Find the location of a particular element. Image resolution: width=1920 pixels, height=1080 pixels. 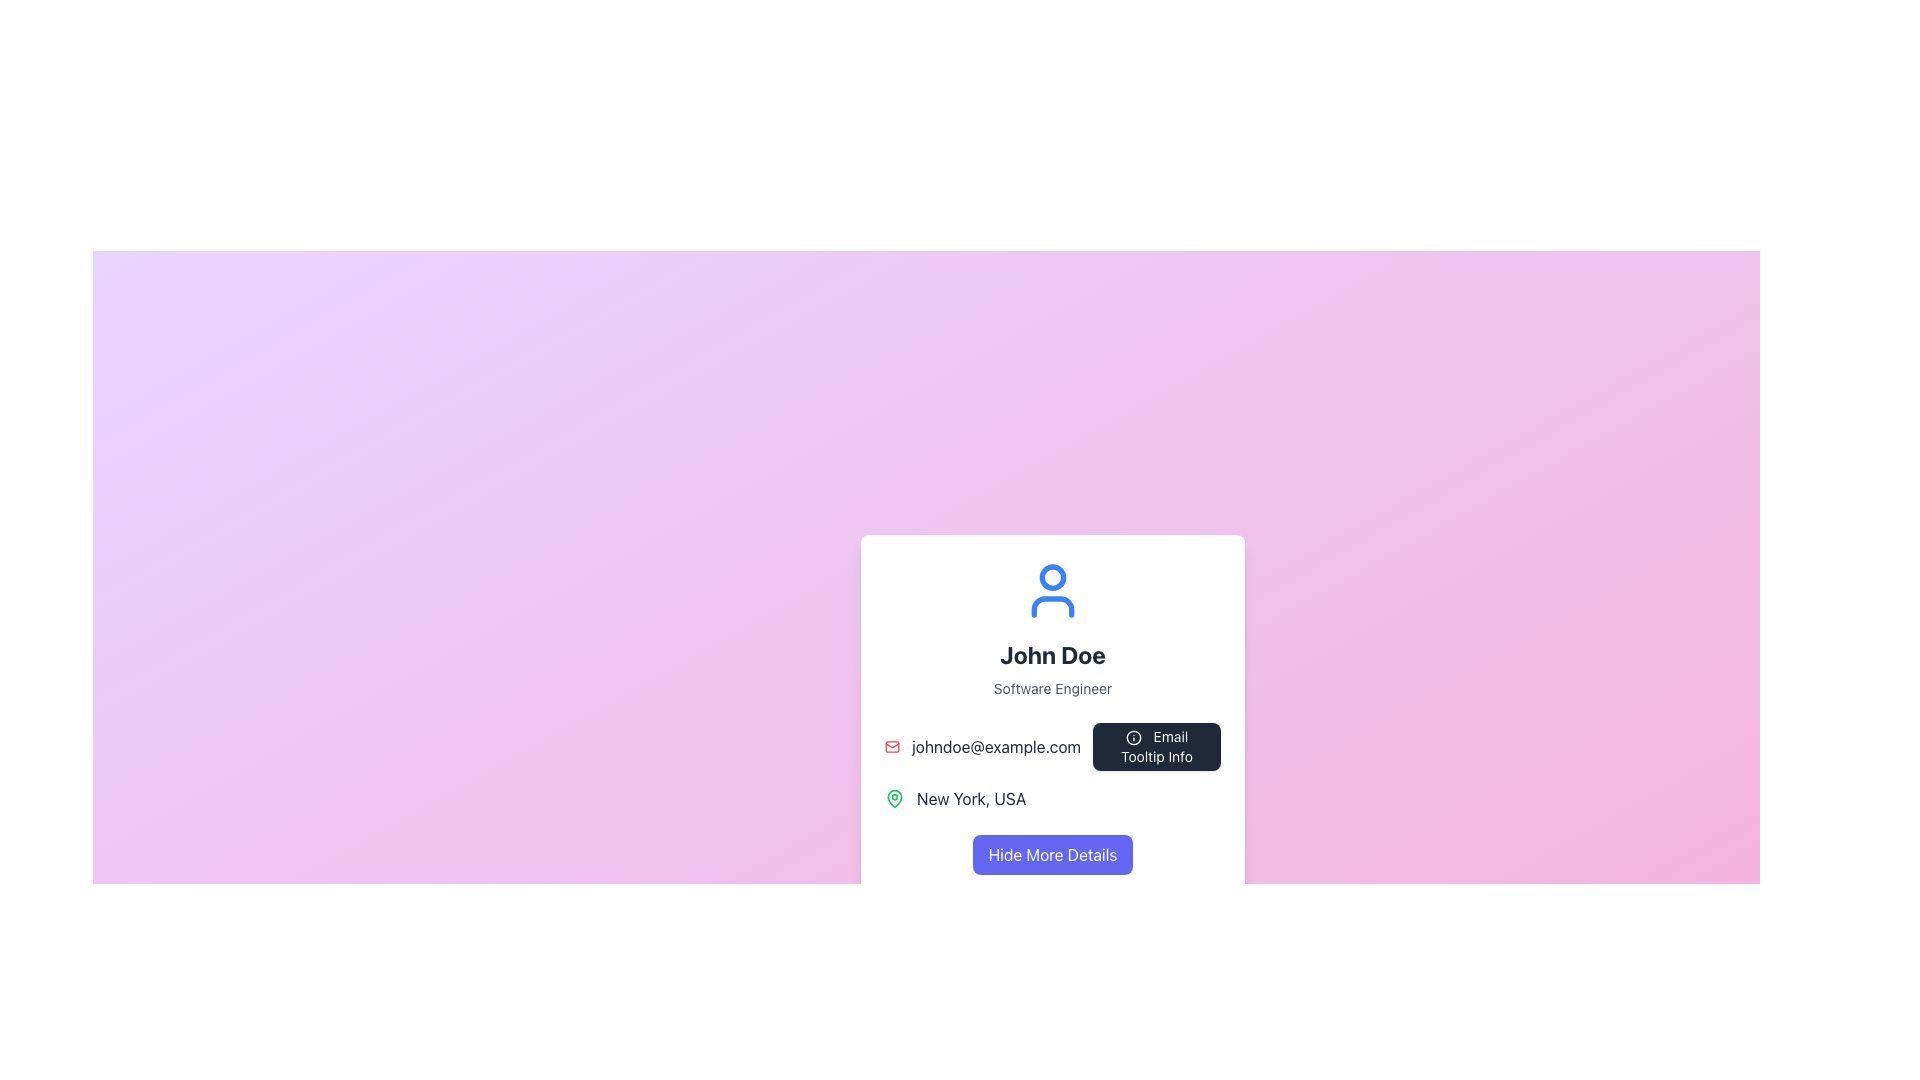

the informational icon located at the beginning of the tooltip text block, which is associated with the email address feature in the UI card is located at coordinates (1133, 738).